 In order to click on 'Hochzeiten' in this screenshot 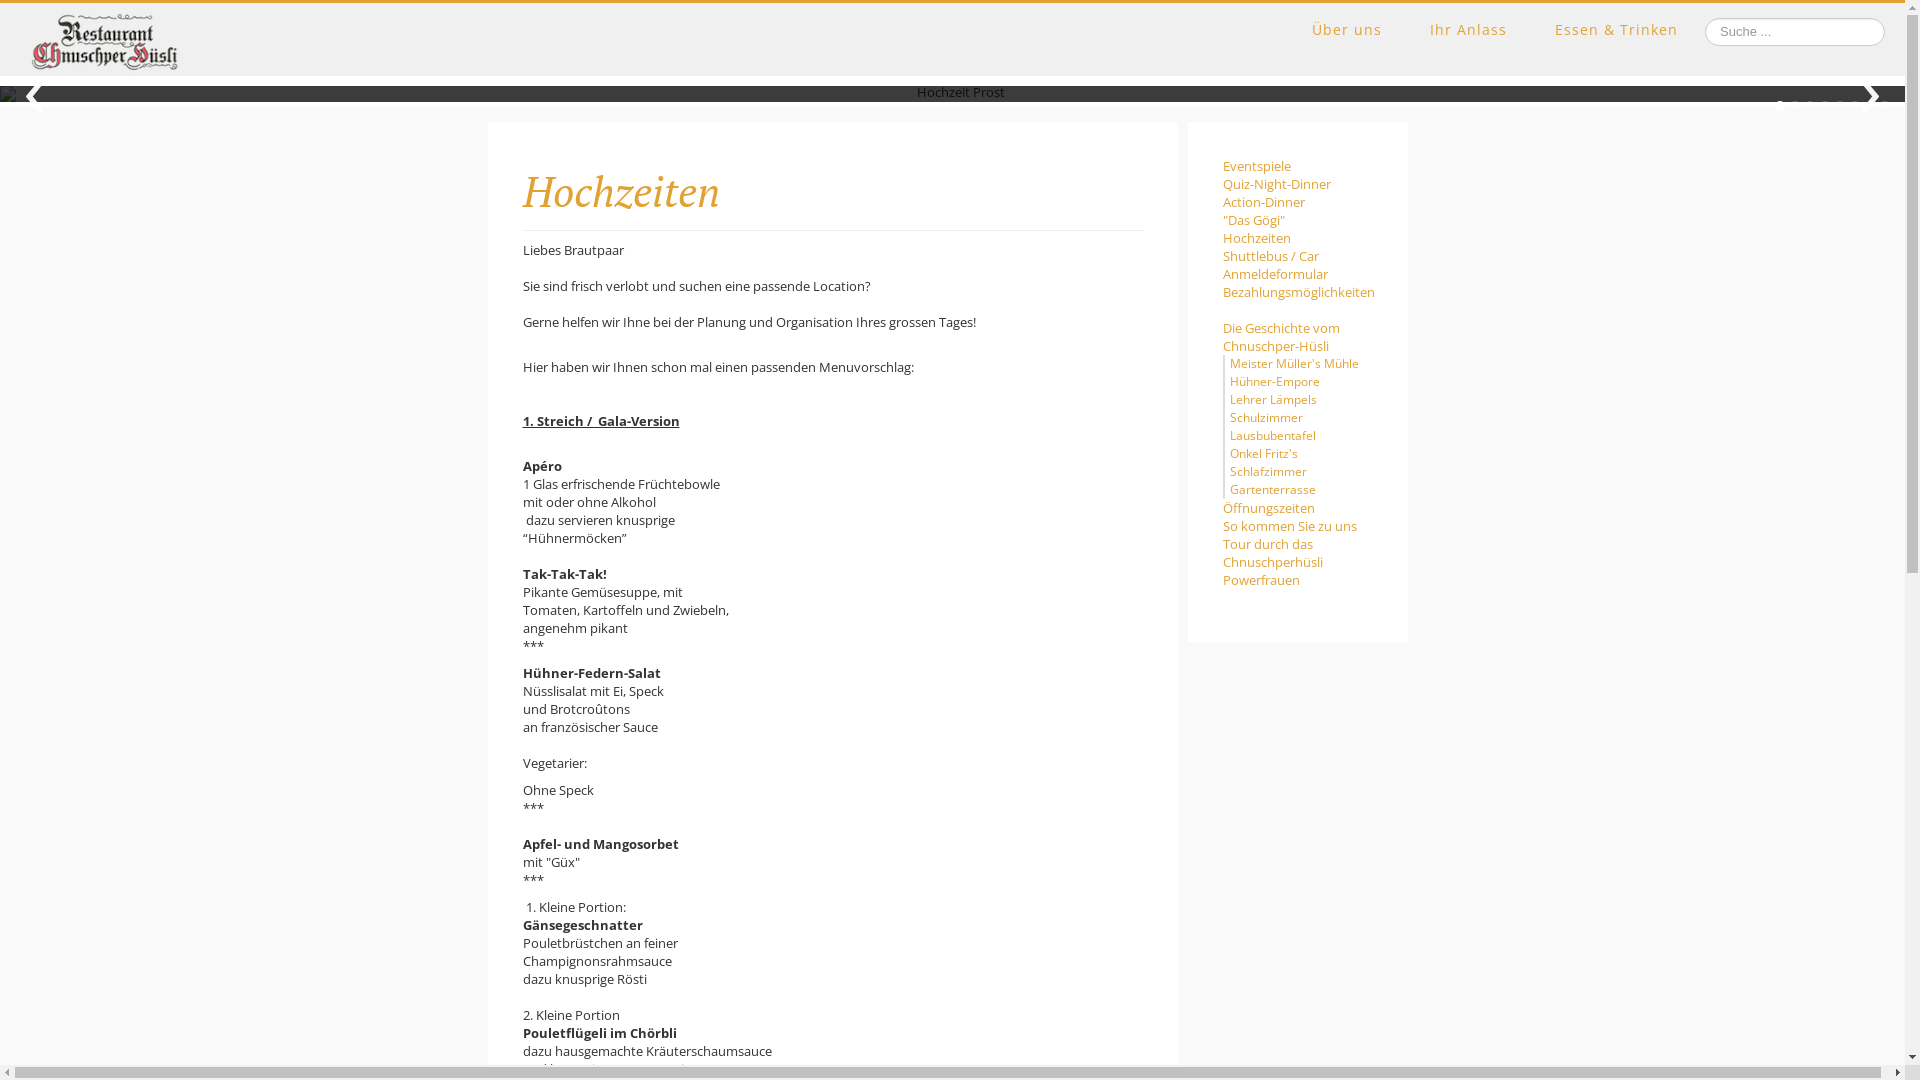, I will do `click(1297, 237)`.